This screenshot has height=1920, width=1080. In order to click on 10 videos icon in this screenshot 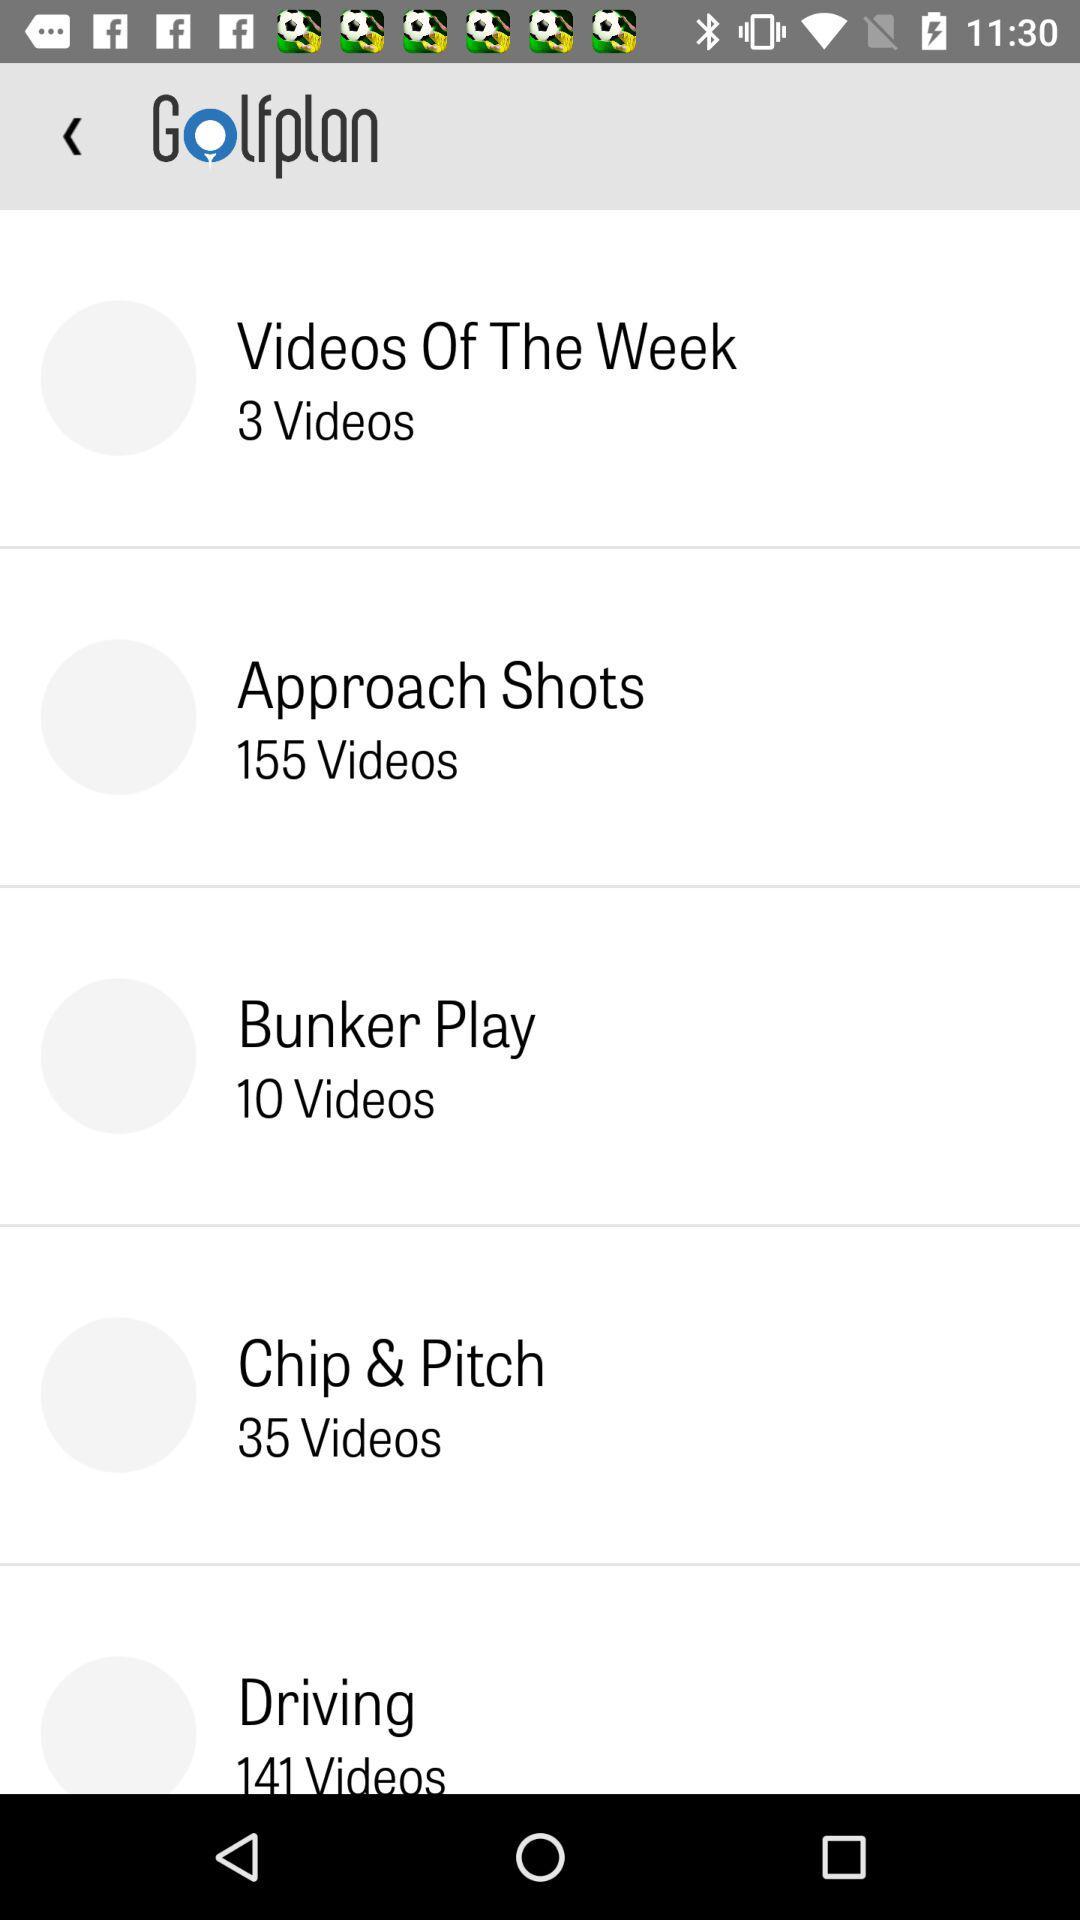, I will do `click(335, 1095)`.